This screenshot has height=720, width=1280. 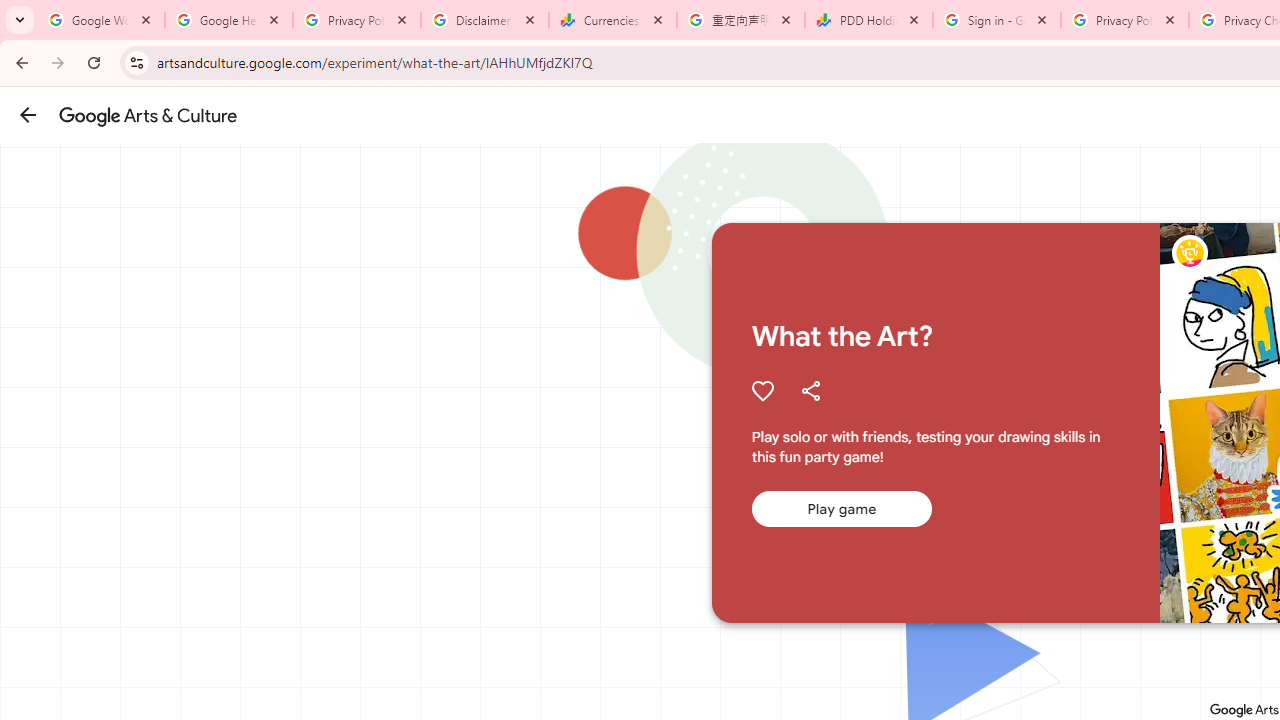 I want to click on 'Google Workspace Admin Community', so click(x=100, y=20).